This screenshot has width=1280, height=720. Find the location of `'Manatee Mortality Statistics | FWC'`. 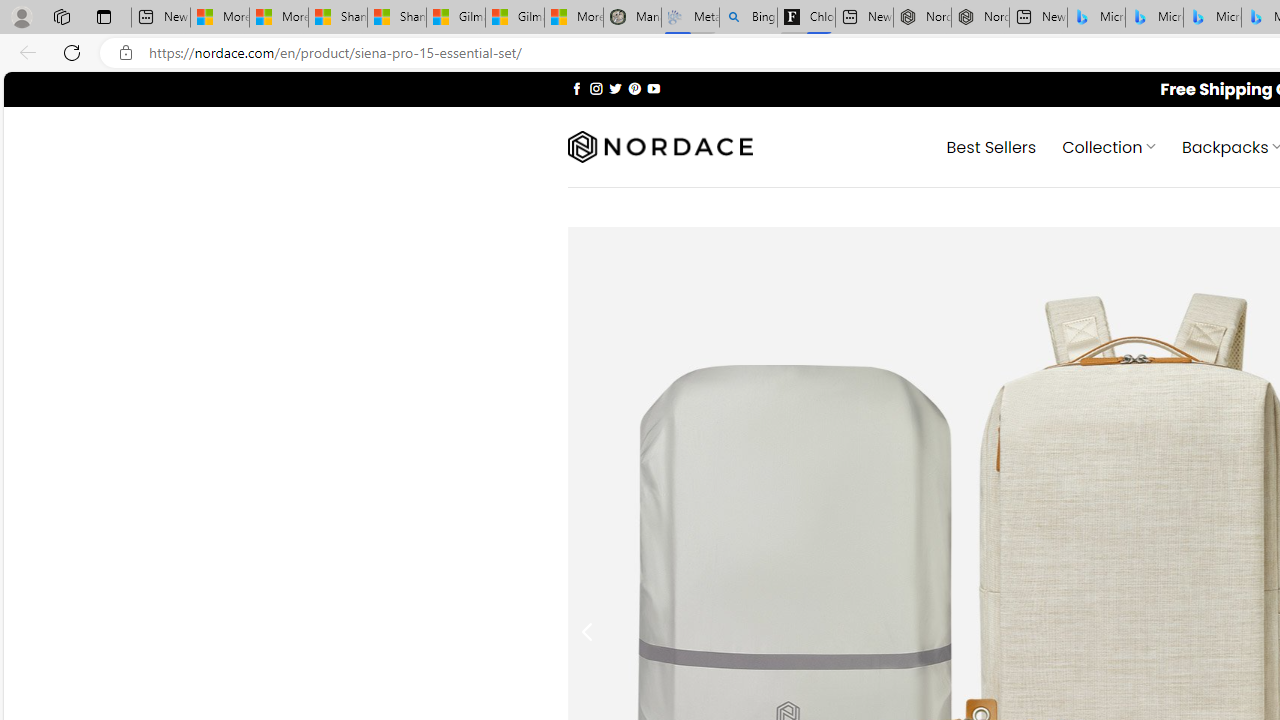

'Manatee Mortality Statistics | FWC' is located at coordinates (631, 17).